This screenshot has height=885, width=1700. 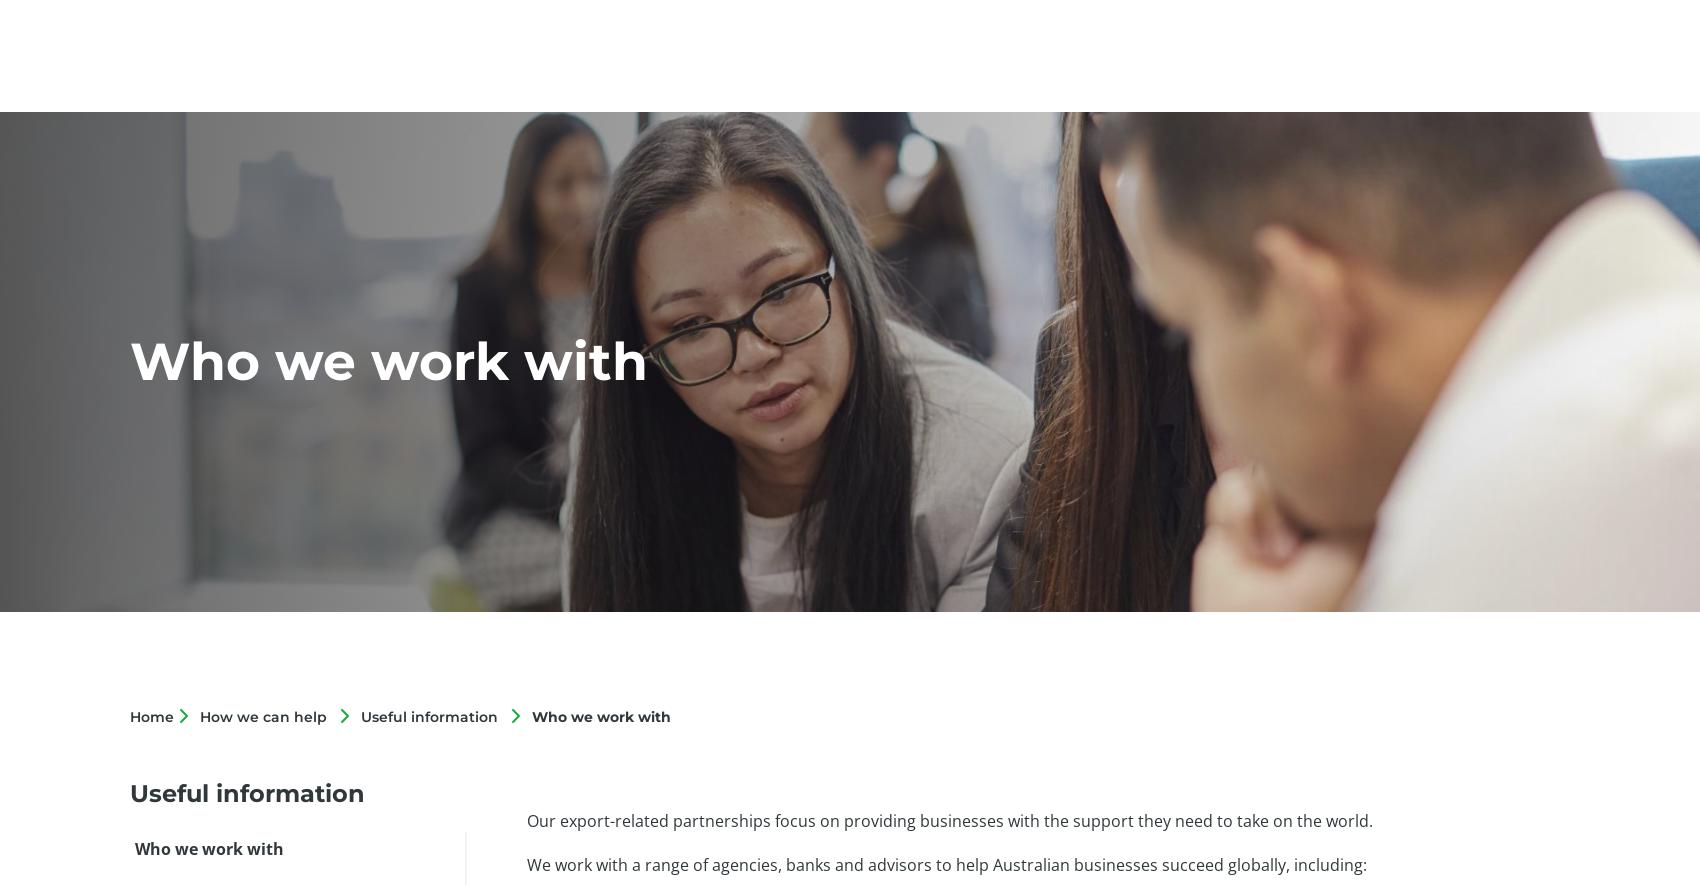 What do you see at coordinates (1182, 59) in the screenshot?
I see `'exportonline'` at bounding box center [1182, 59].